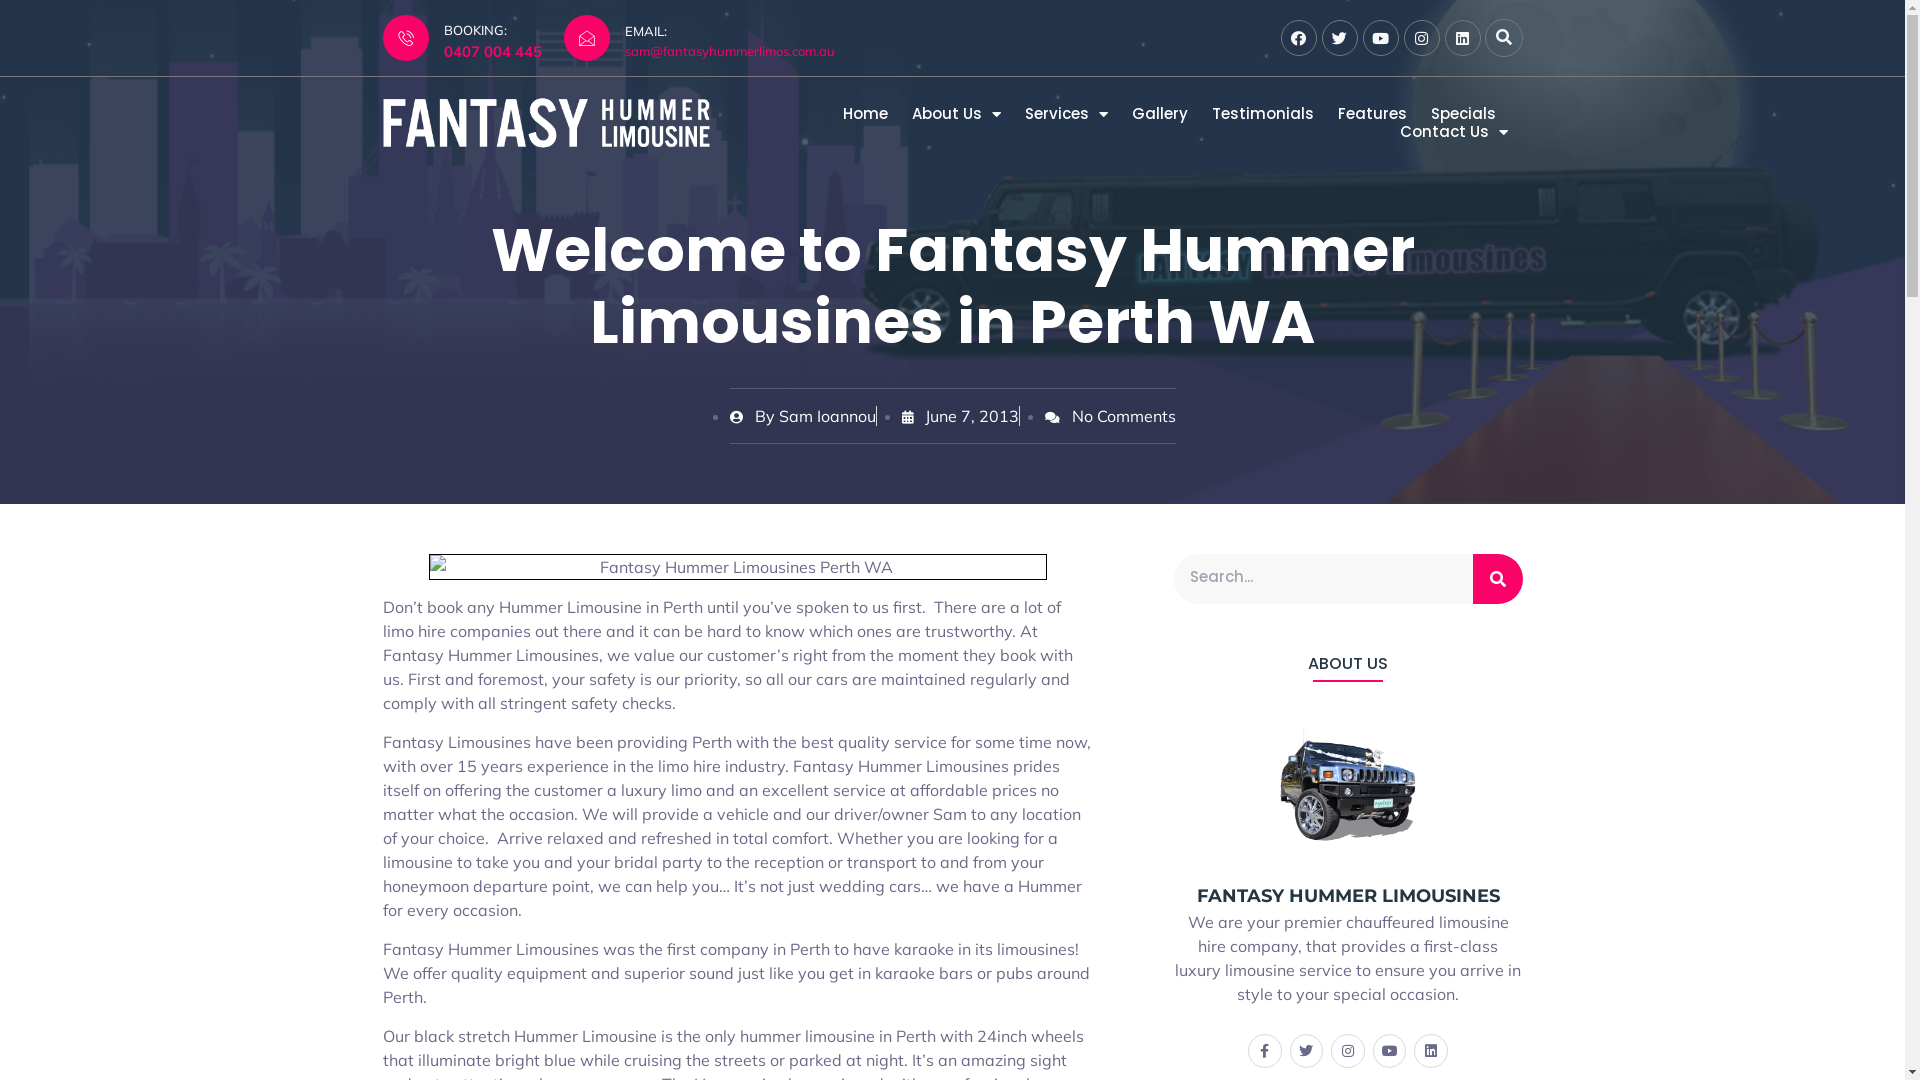 This screenshot has width=1920, height=1080. Describe the element at coordinates (1429, 114) in the screenshot. I see `'Specials'` at that location.